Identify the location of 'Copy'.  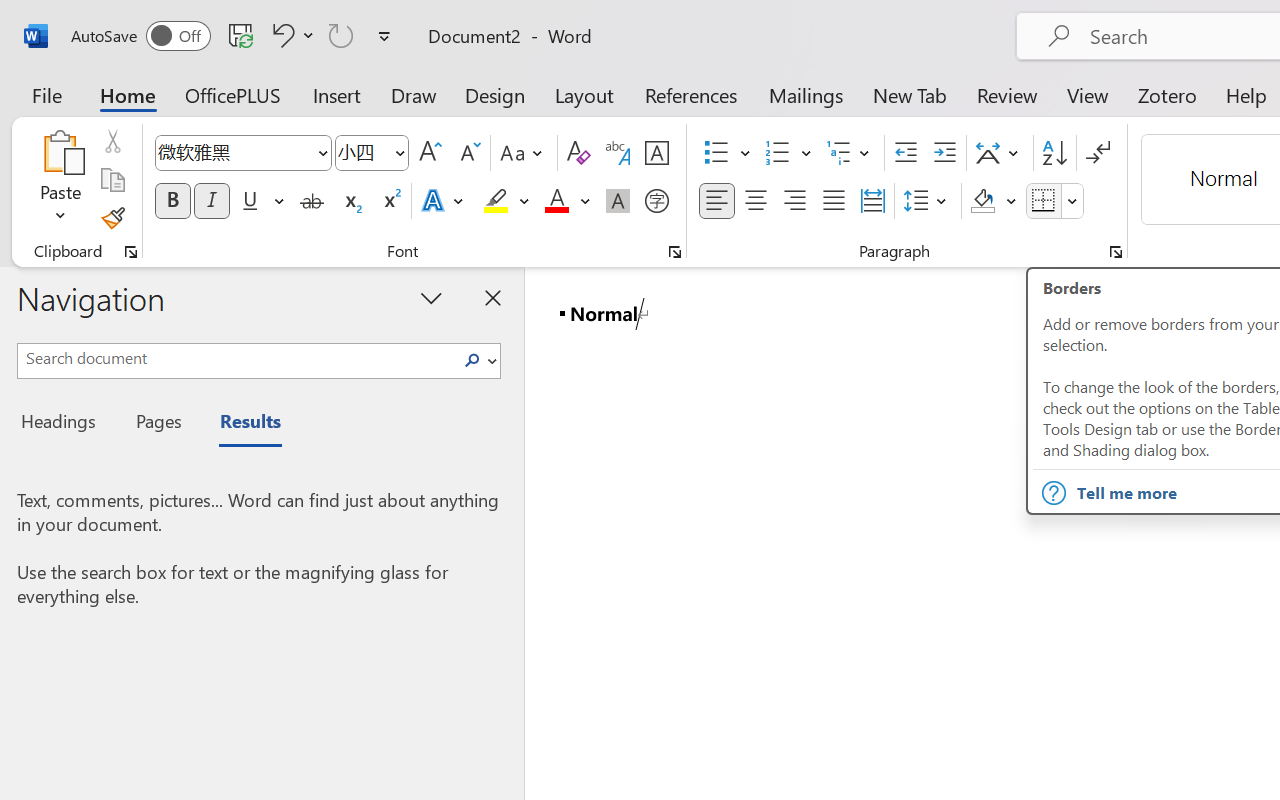
(111, 179).